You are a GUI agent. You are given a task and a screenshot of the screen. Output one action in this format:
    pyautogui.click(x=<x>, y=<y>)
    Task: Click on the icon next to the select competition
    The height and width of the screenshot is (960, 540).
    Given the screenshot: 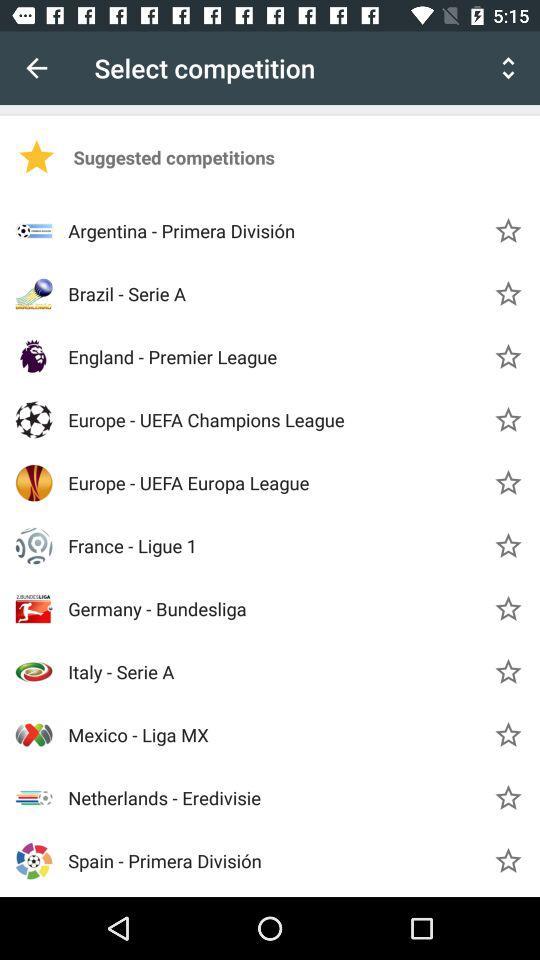 What is the action you would take?
    pyautogui.click(x=508, y=68)
    